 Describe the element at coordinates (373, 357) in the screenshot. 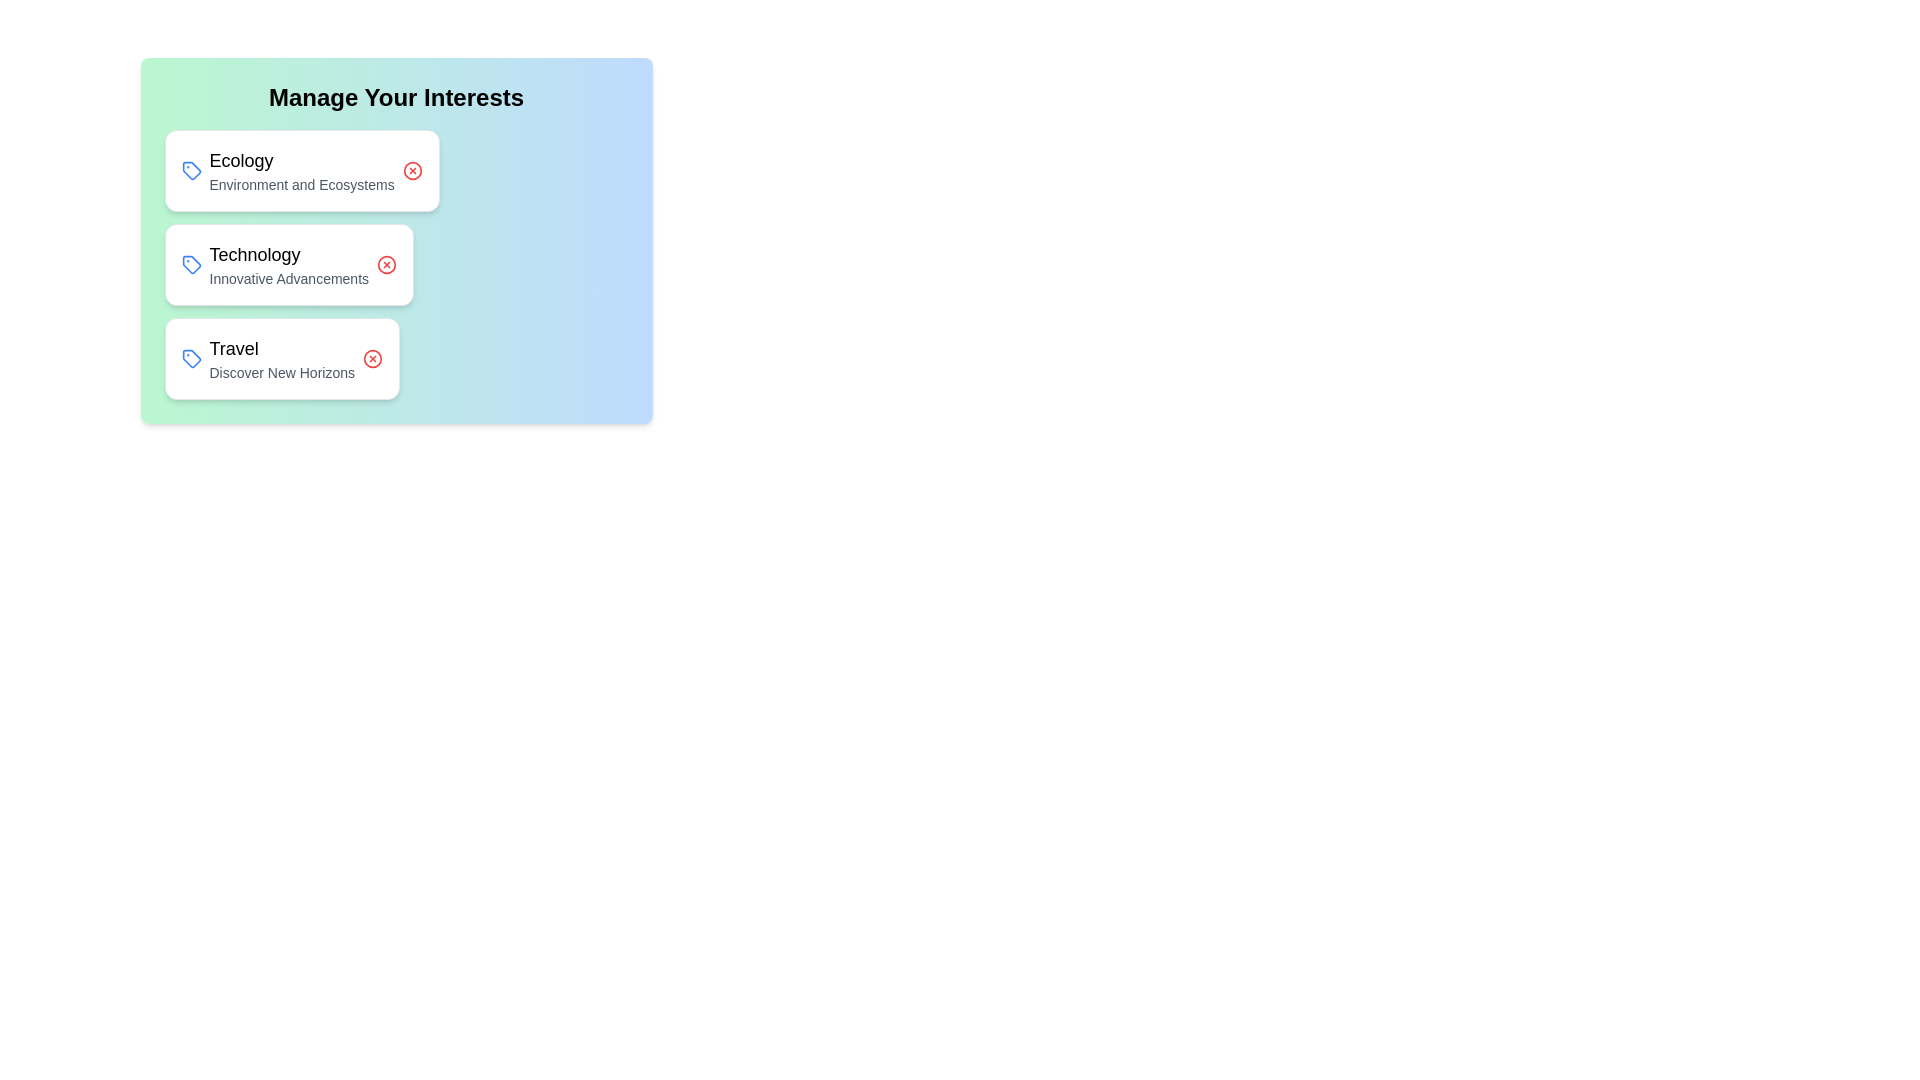

I see `the delete button of the chip labeled Travel` at that location.